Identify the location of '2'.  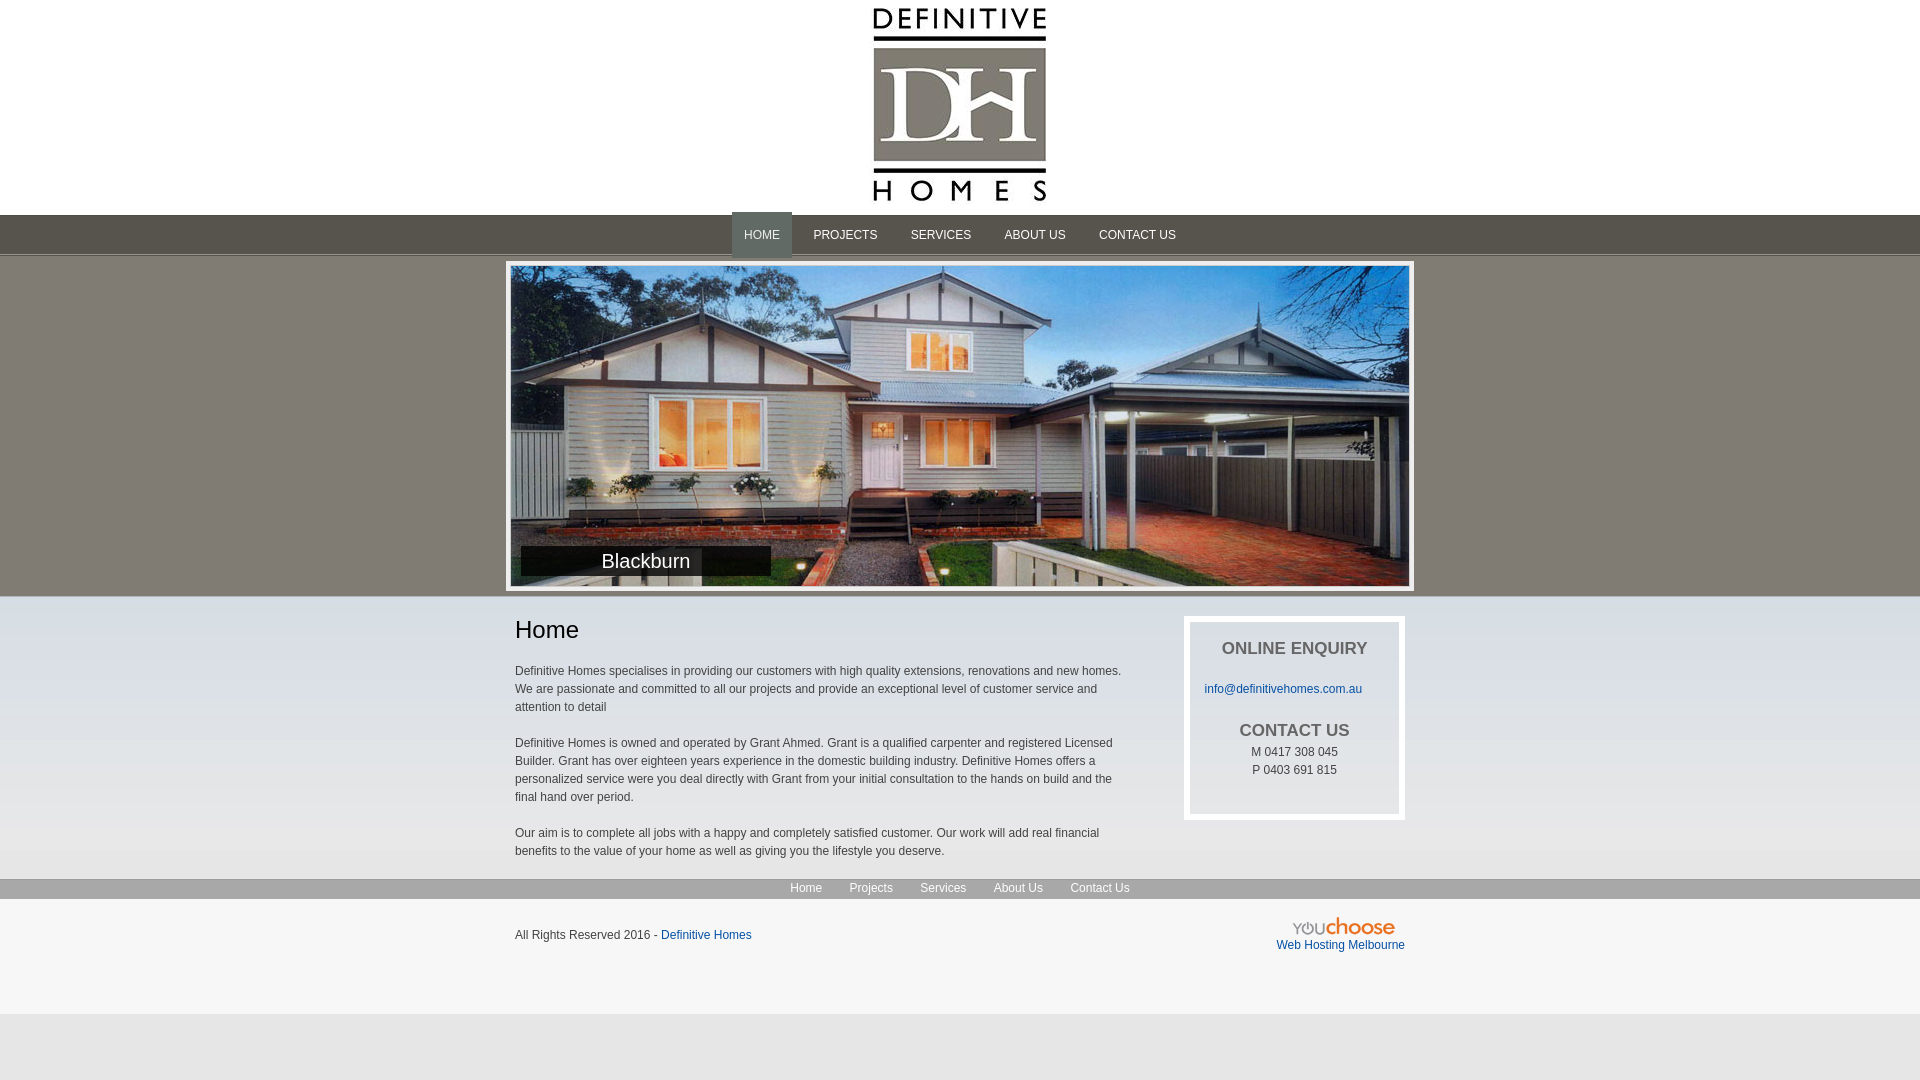
(936, 281).